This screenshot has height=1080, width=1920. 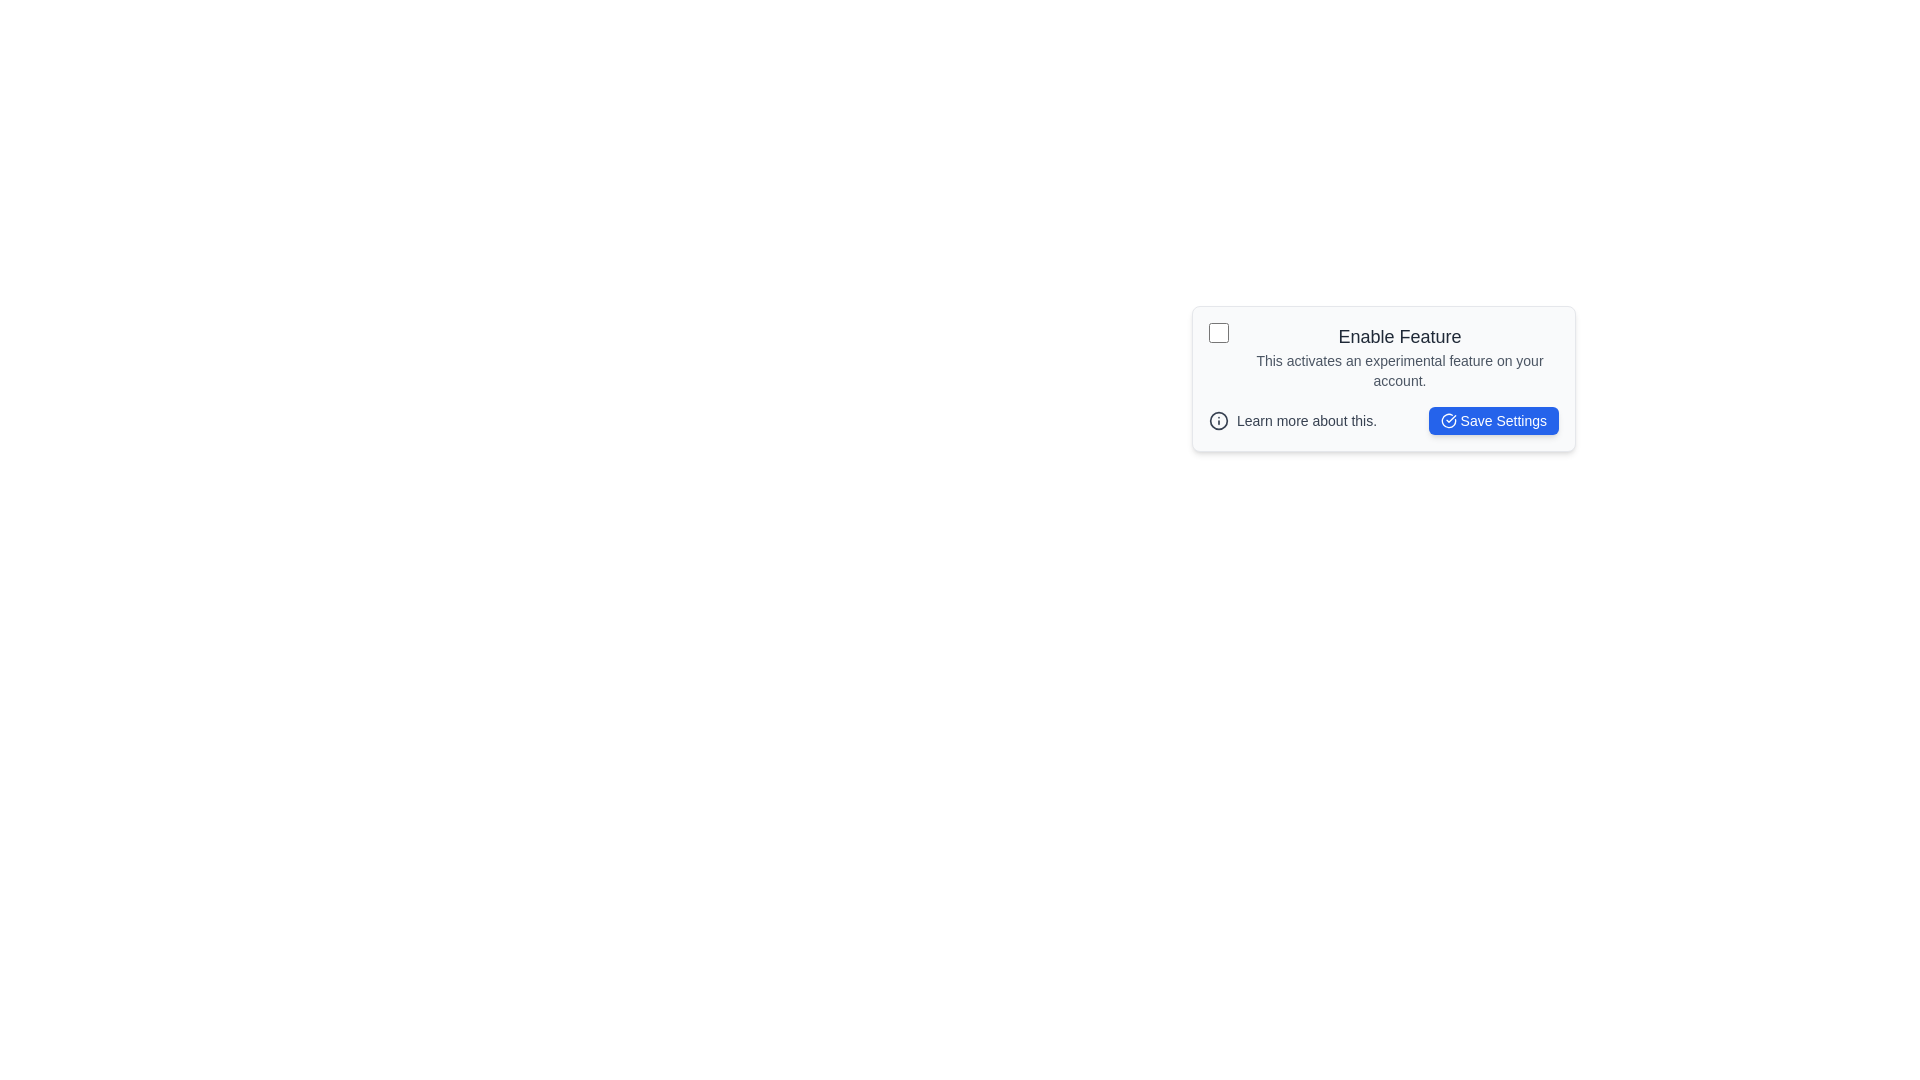 I want to click on the circular icon with a check mark inside, located to the left of the 'Save Settings' text within the button, so click(x=1448, y=419).